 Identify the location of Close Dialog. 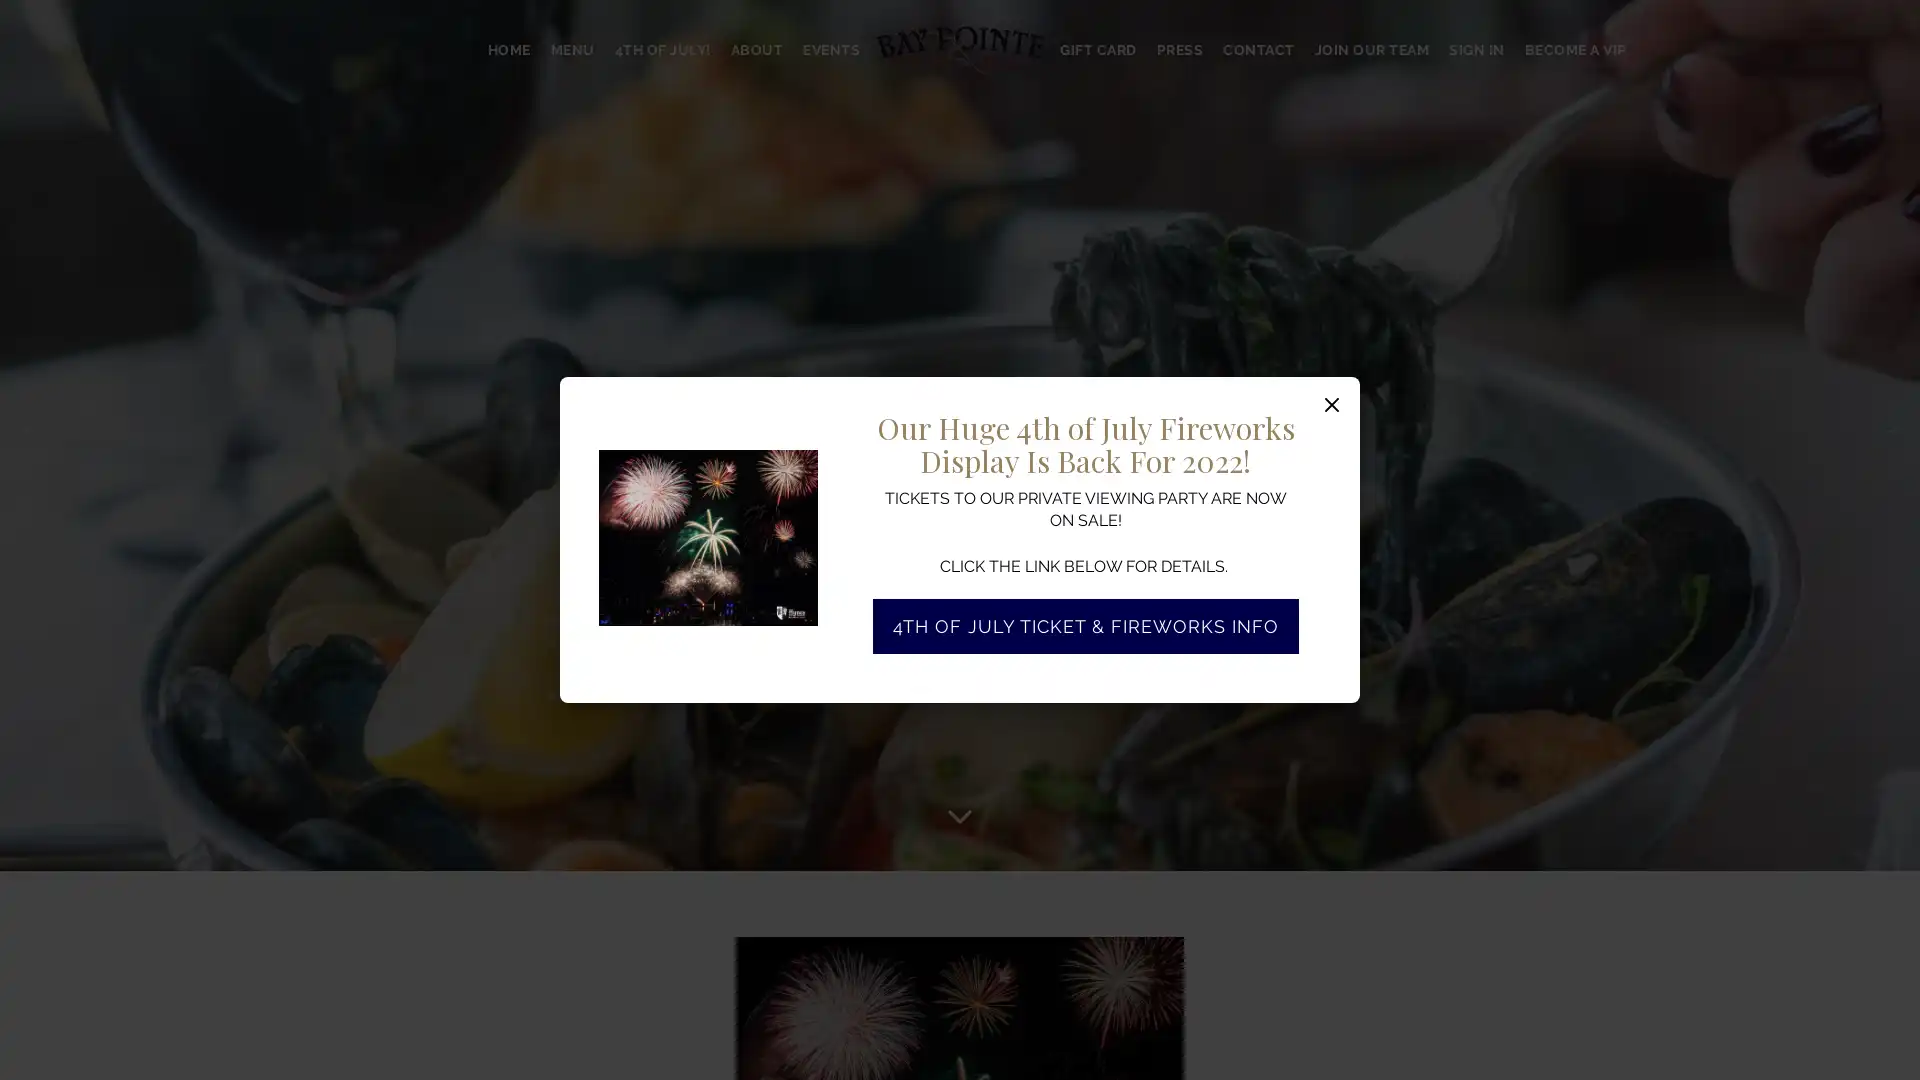
(1332, 404).